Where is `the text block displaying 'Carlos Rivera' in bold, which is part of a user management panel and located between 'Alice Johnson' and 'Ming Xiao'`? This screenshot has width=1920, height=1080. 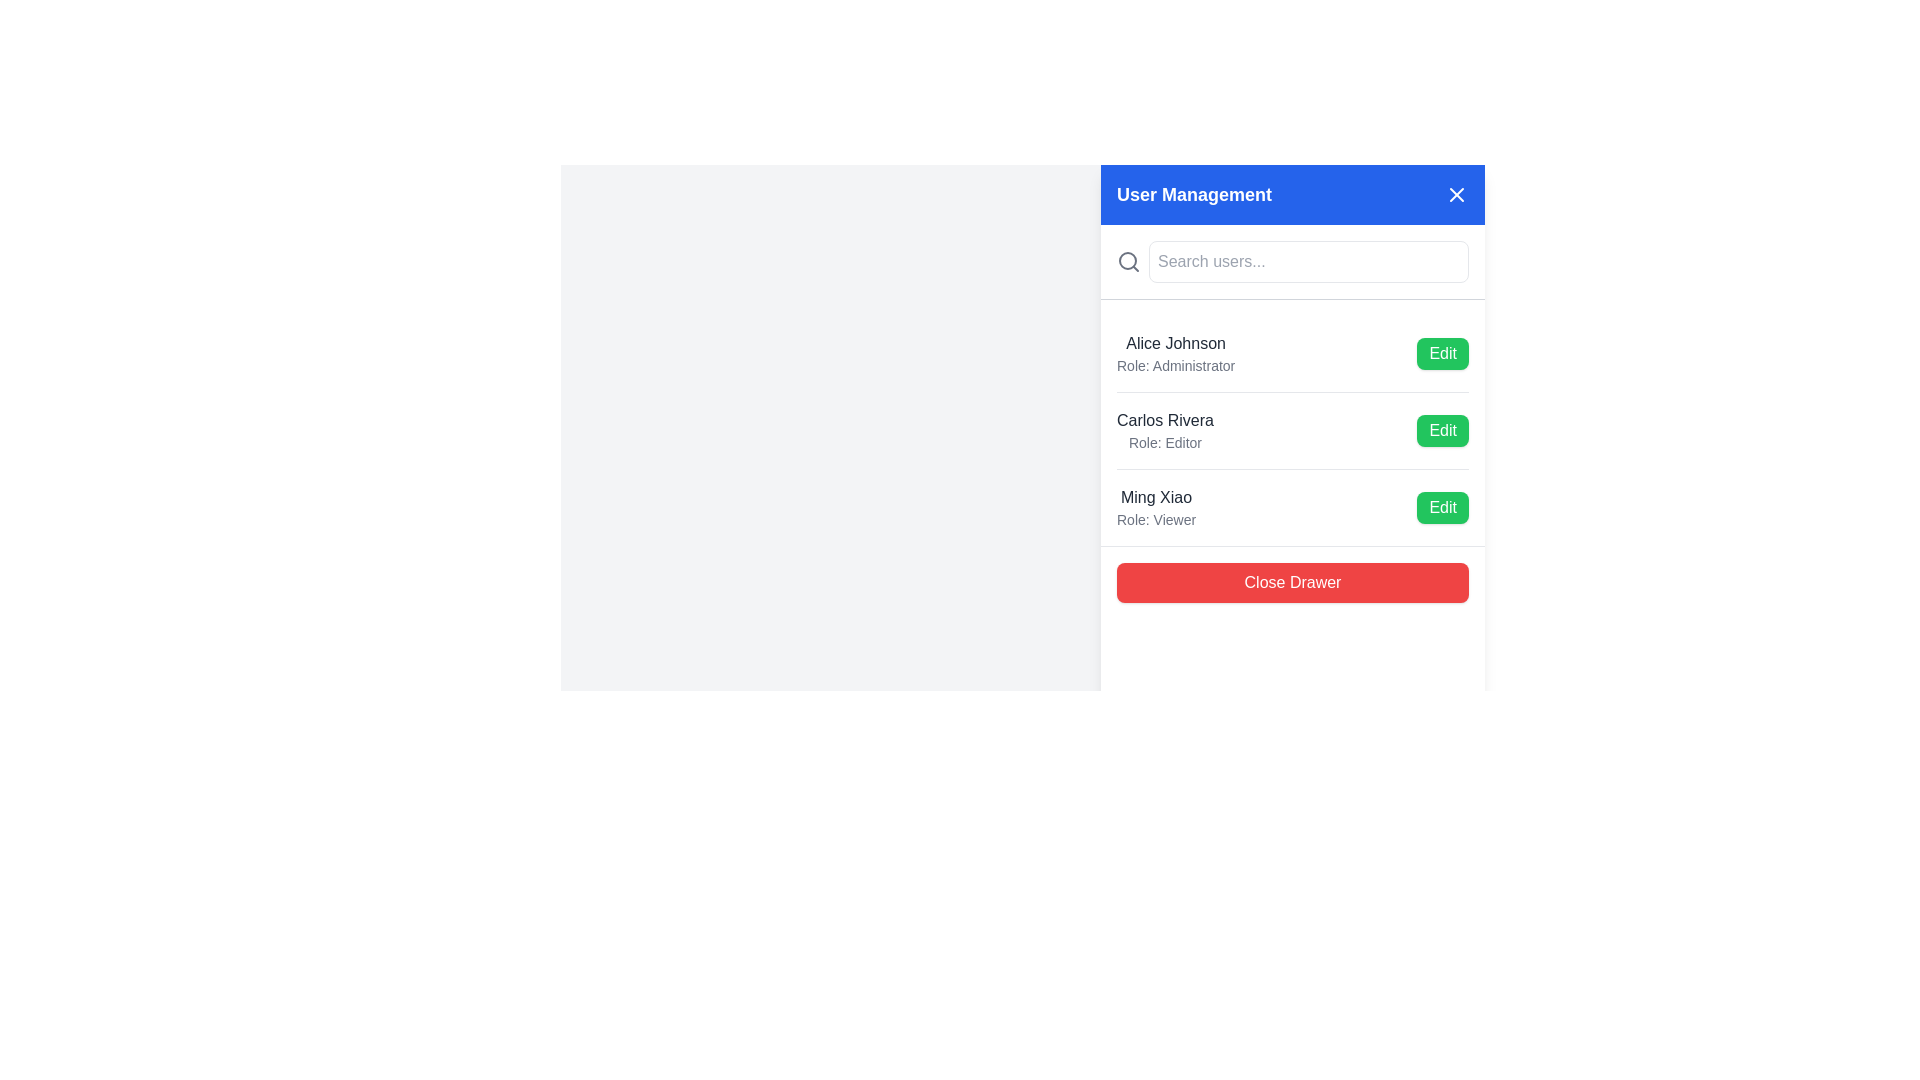
the text block displaying 'Carlos Rivera' in bold, which is part of a user management panel and located between 'Alice Johnson' and 'Ming Xiao' is located at coordinates (1165, 430).